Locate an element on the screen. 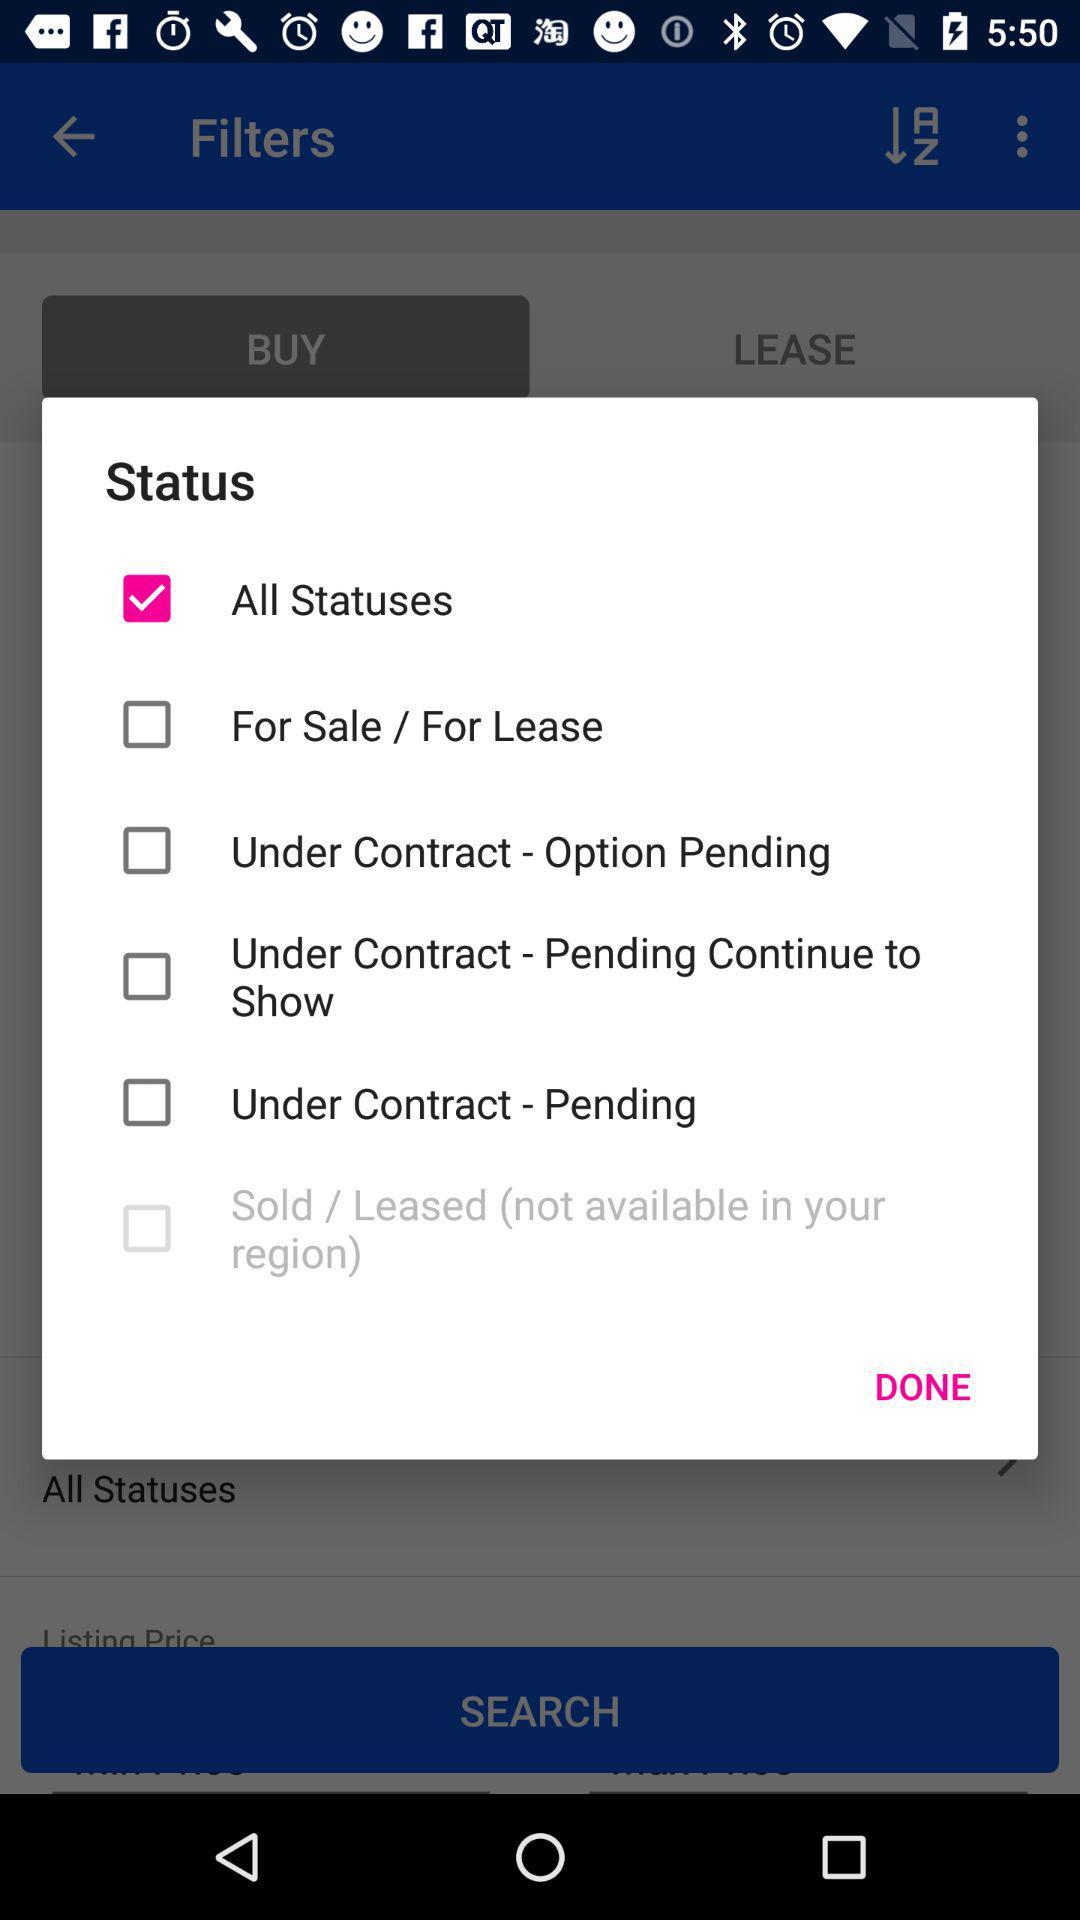 This screenshot has height=1920, width=1080. the all statuses icon is located at coordinates (601, 597).